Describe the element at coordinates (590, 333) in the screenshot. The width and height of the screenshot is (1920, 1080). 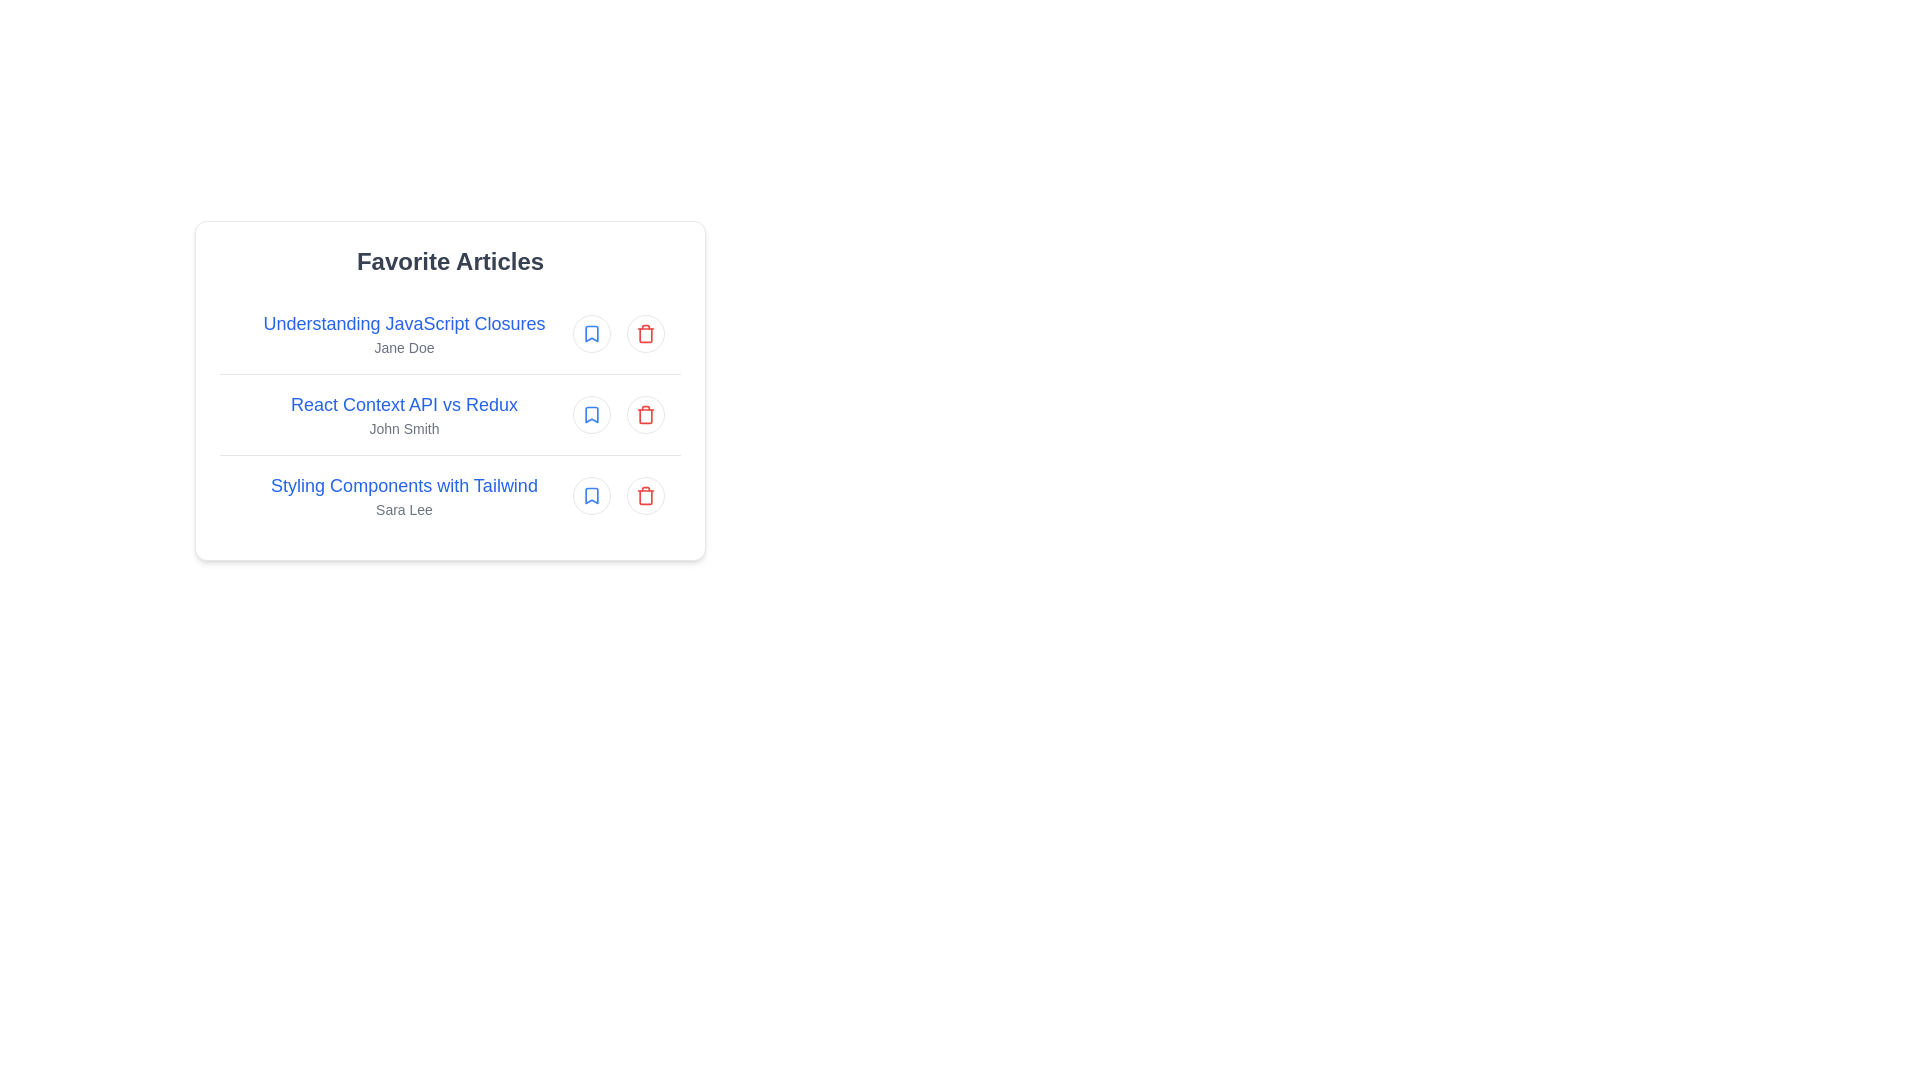
I see `the Bookmark icon for the article titled 'Understanding JavaScript Closures'` at that location.